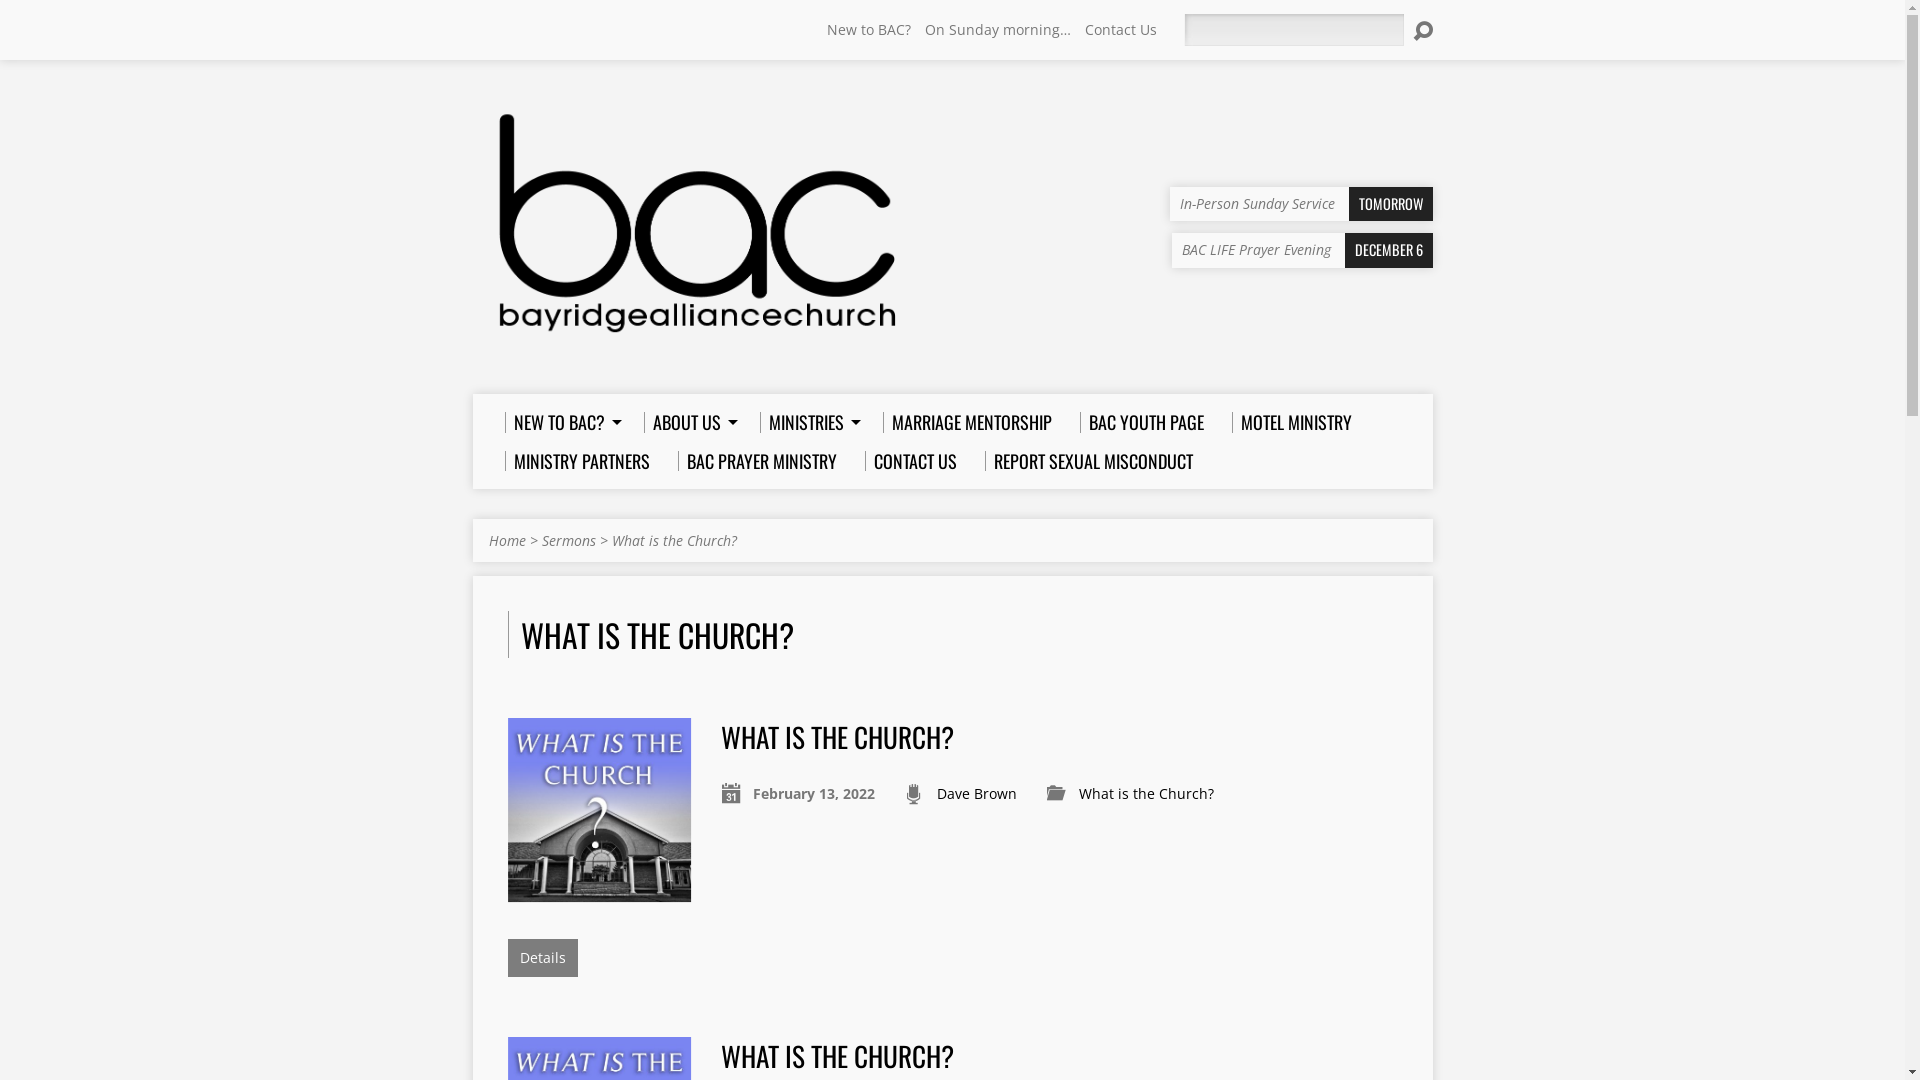 This screenshot has height=1080, width=1920. Describe the element at coordinates (506, 540) in the screenshot. I see `'Home'` at that location.